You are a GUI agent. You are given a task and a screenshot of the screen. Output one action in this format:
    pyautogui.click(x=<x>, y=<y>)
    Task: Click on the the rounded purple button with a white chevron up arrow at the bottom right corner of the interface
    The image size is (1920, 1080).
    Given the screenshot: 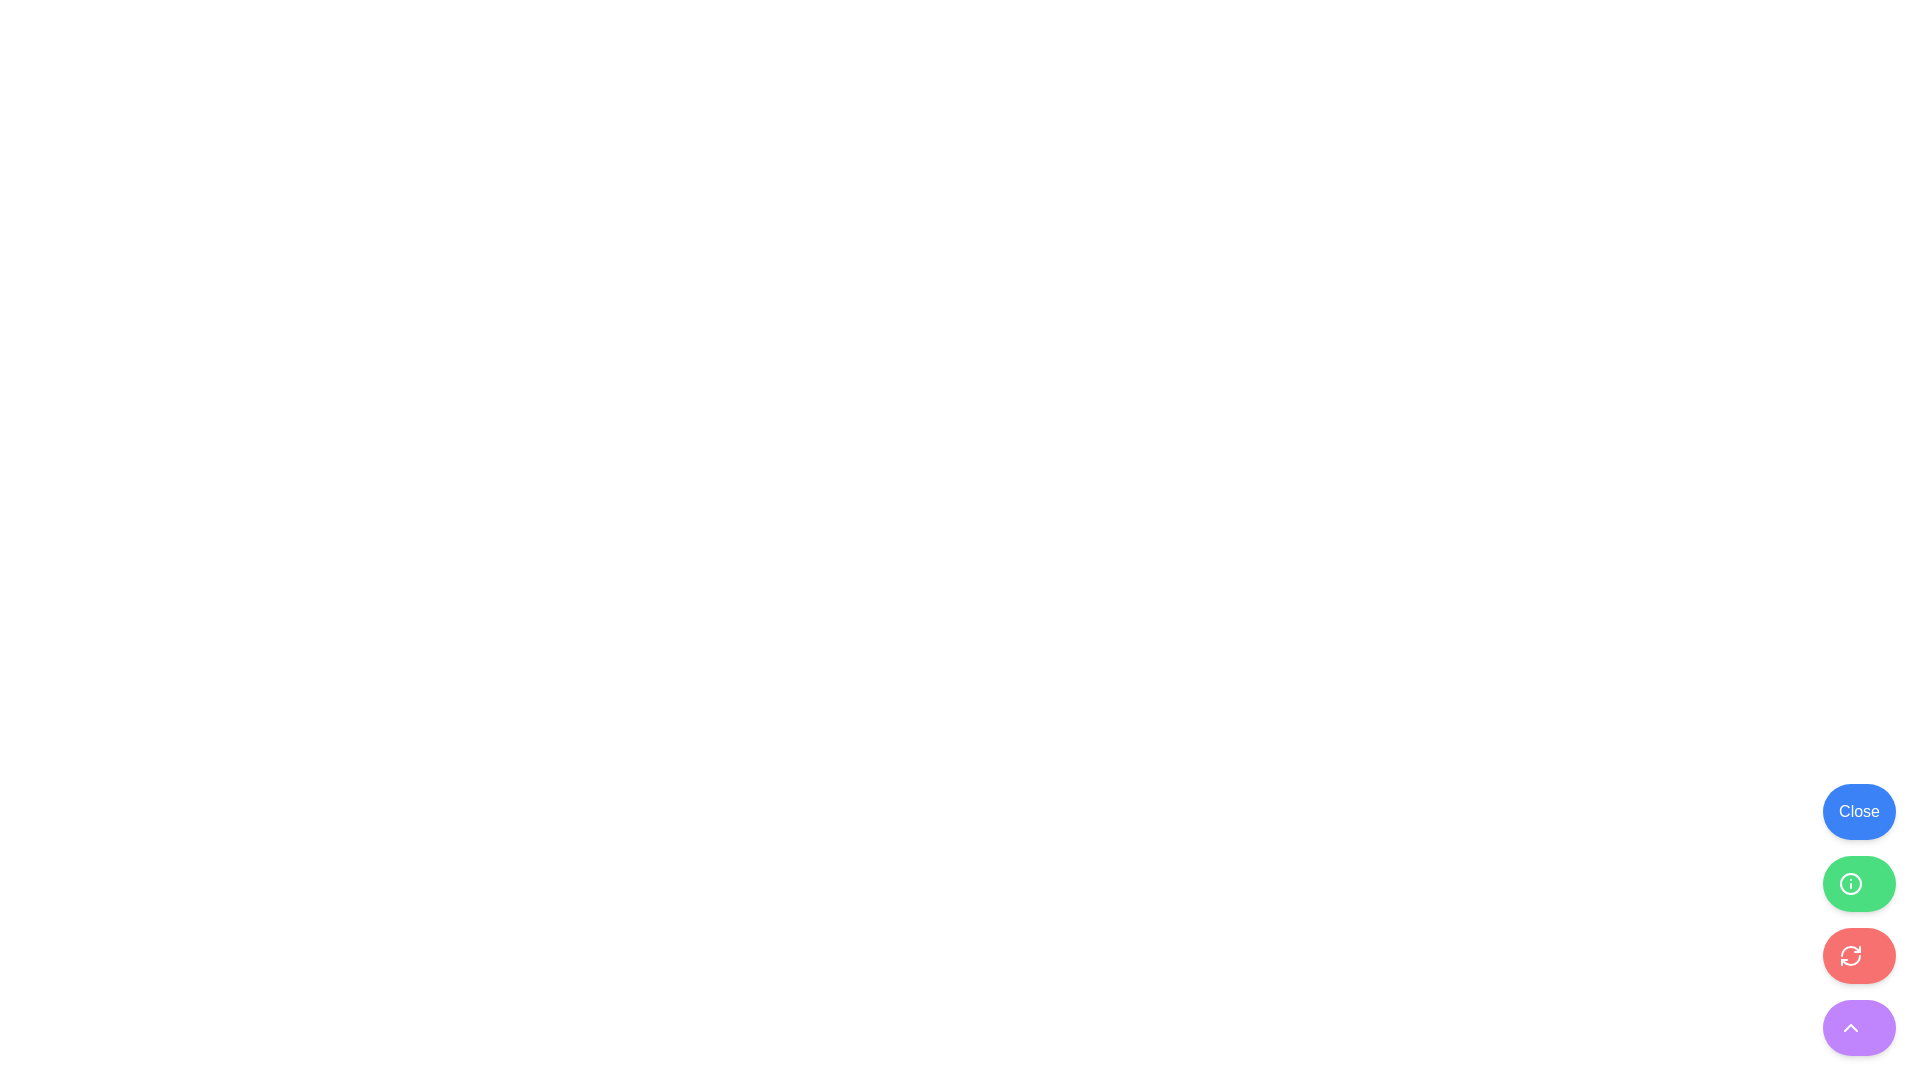 What is the action you would take?
    pyautogui.click(x=1858, y=1028)
    